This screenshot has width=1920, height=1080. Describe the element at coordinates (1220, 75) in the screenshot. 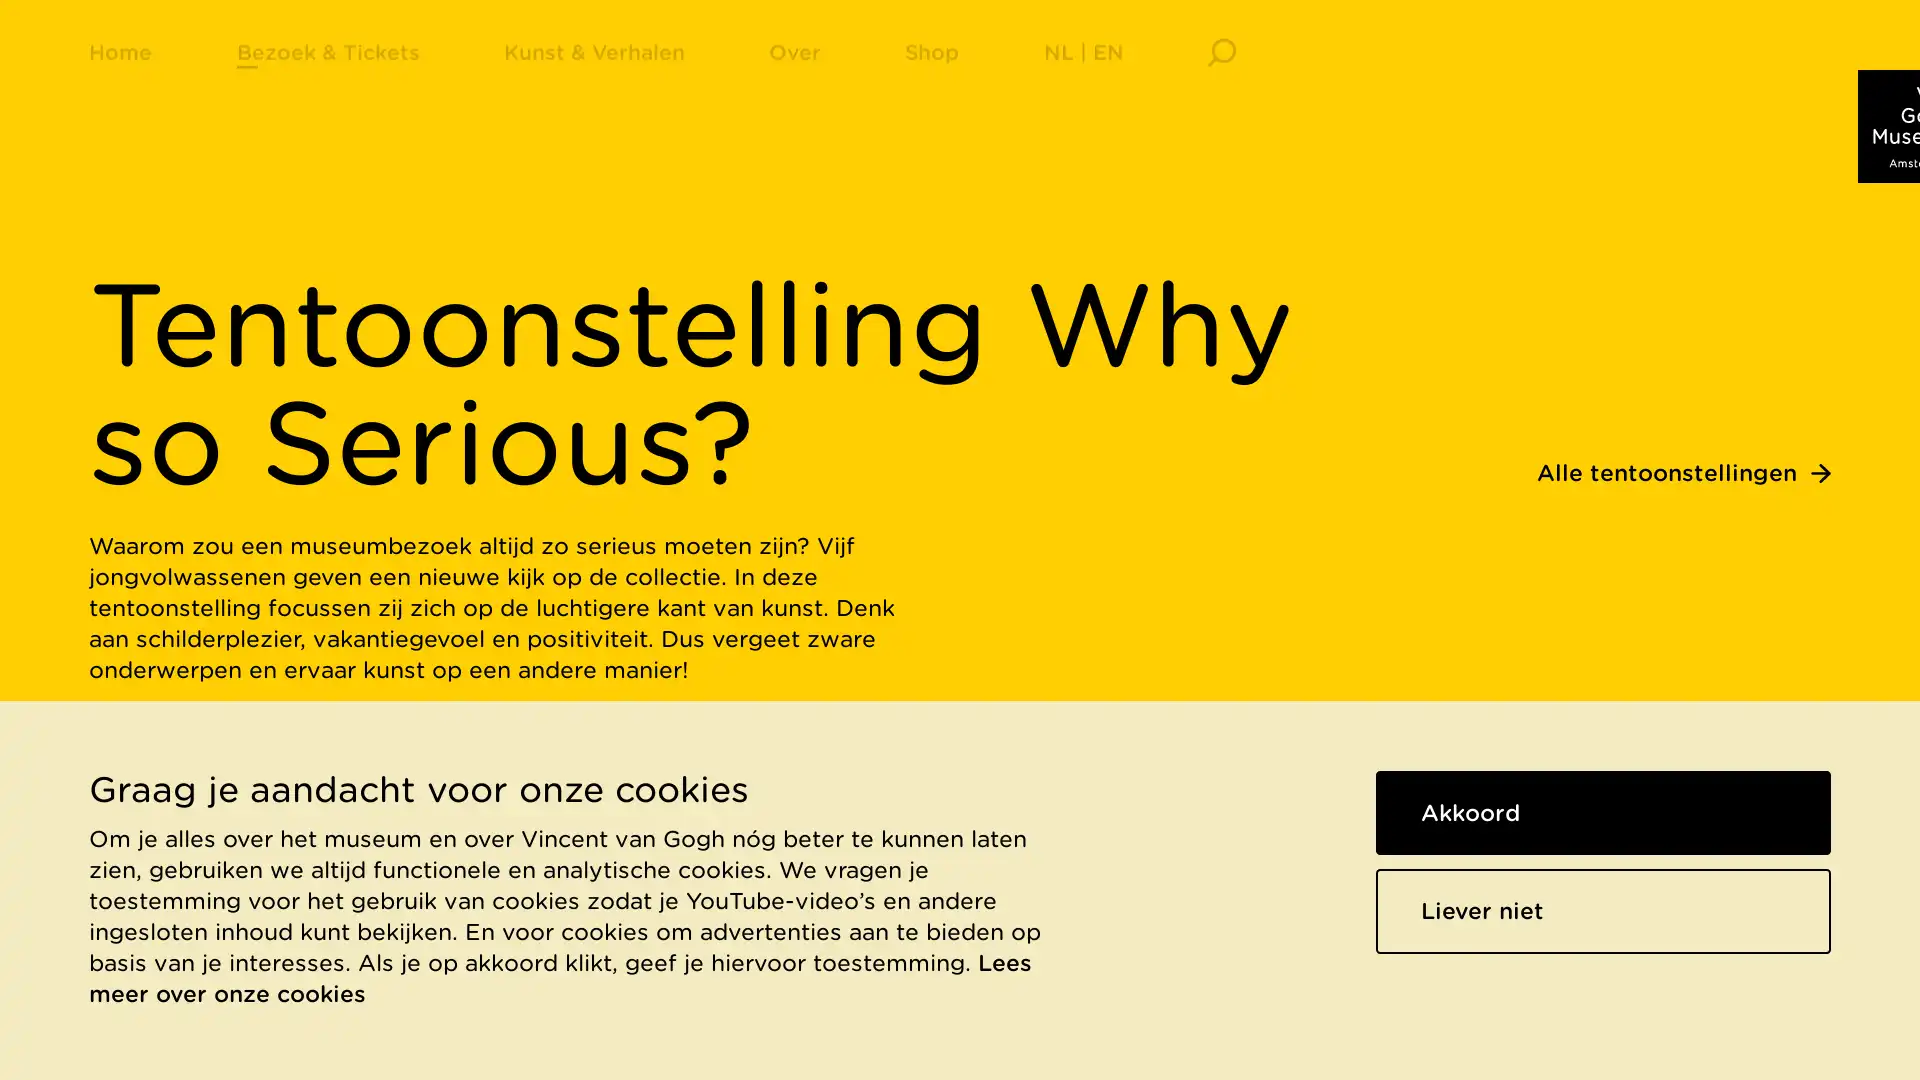

I see `Zoeken` at that location.